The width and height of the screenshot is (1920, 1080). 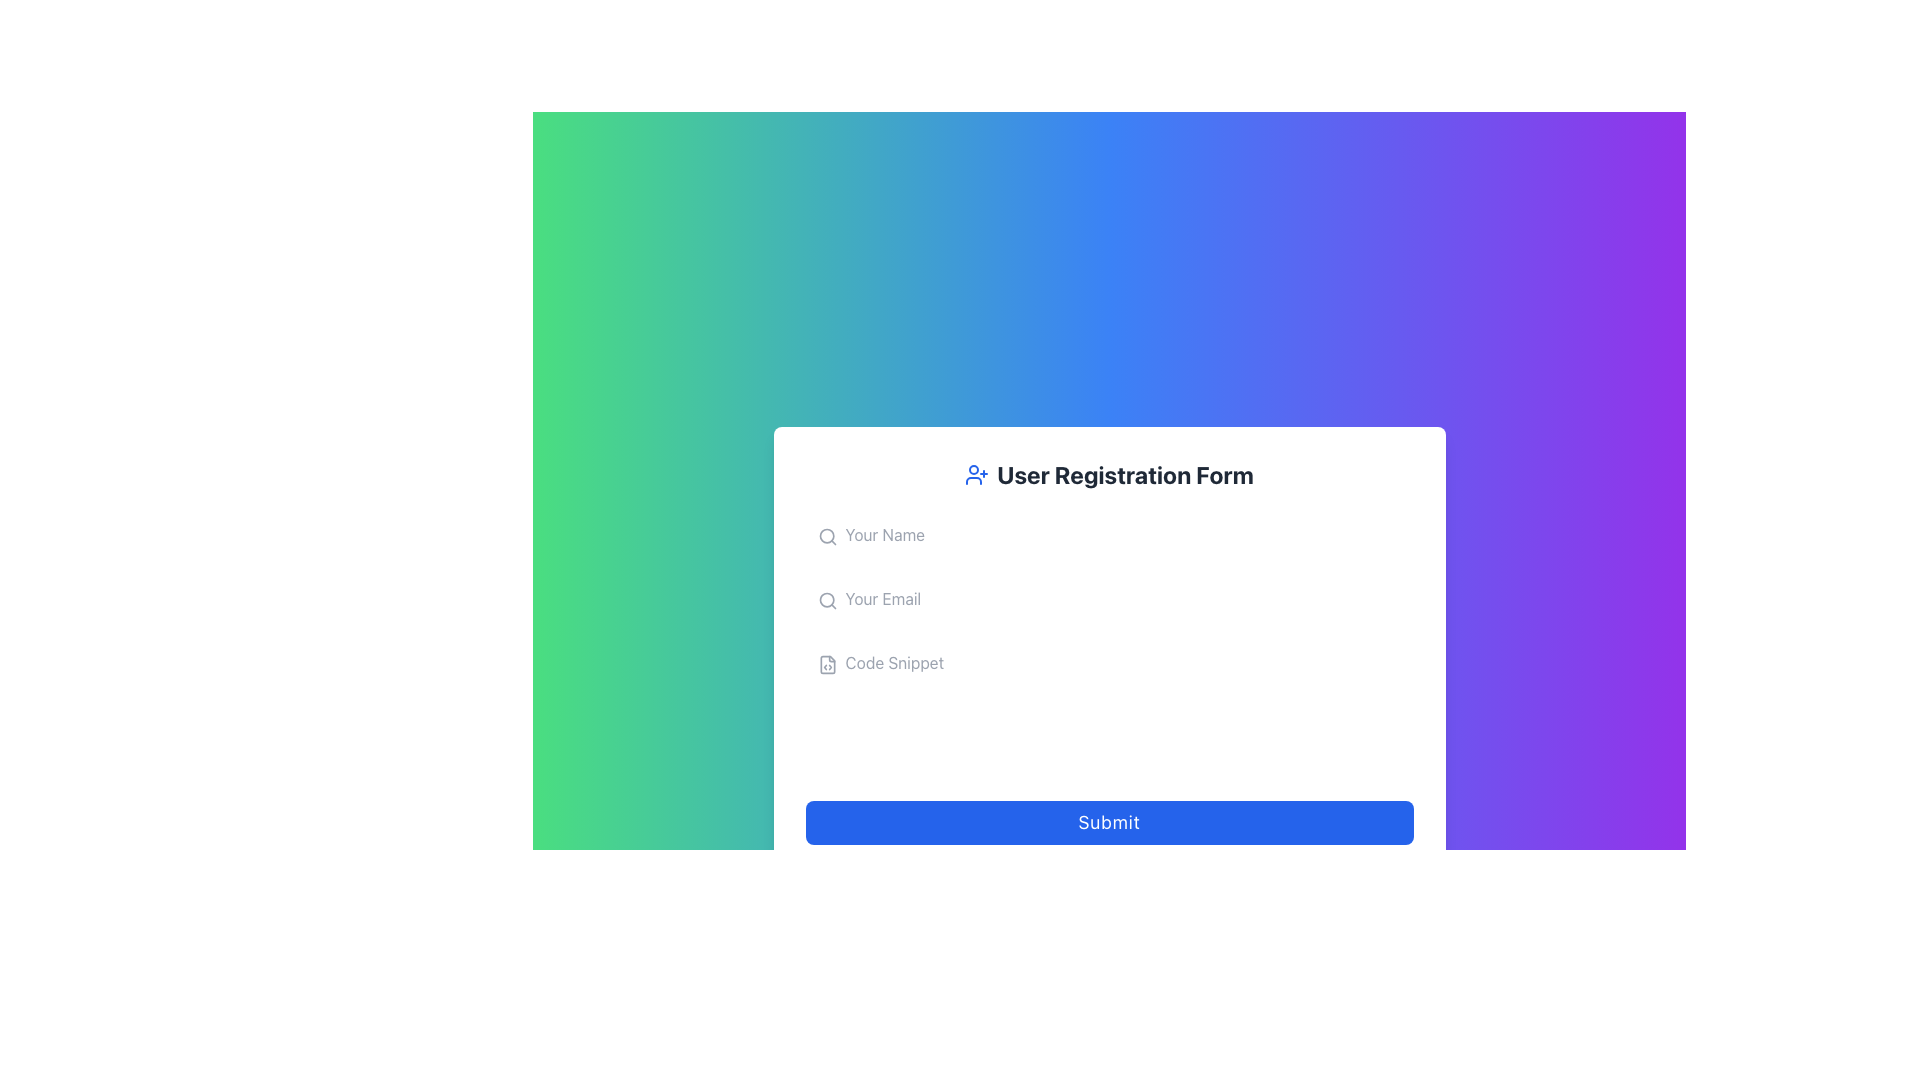 I want to click on the SVG circle element representing the magnifying glass in the search icon within the user registration form, located to the left of the 'Your Name' input field, so click(x=826, y=535).